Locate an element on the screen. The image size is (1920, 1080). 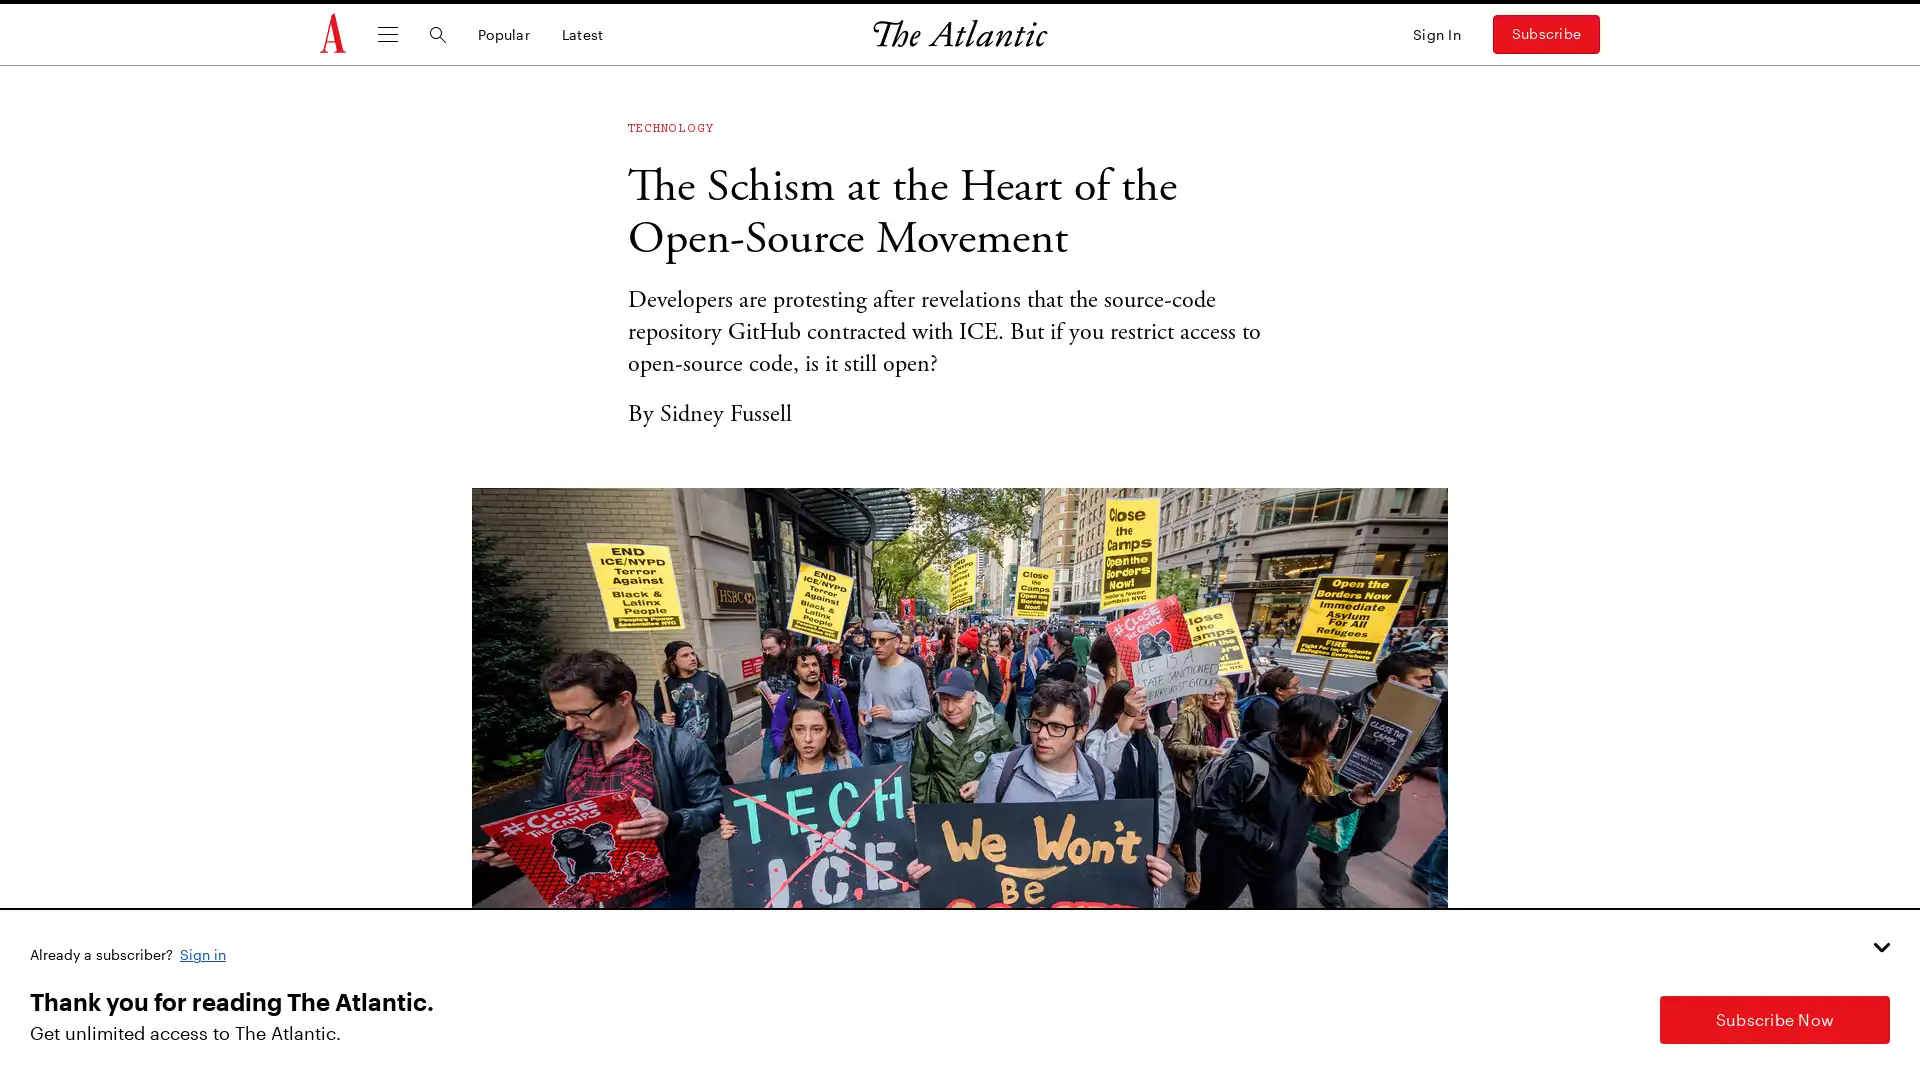
Hide subscription information is located at coordinates (1880, 946).